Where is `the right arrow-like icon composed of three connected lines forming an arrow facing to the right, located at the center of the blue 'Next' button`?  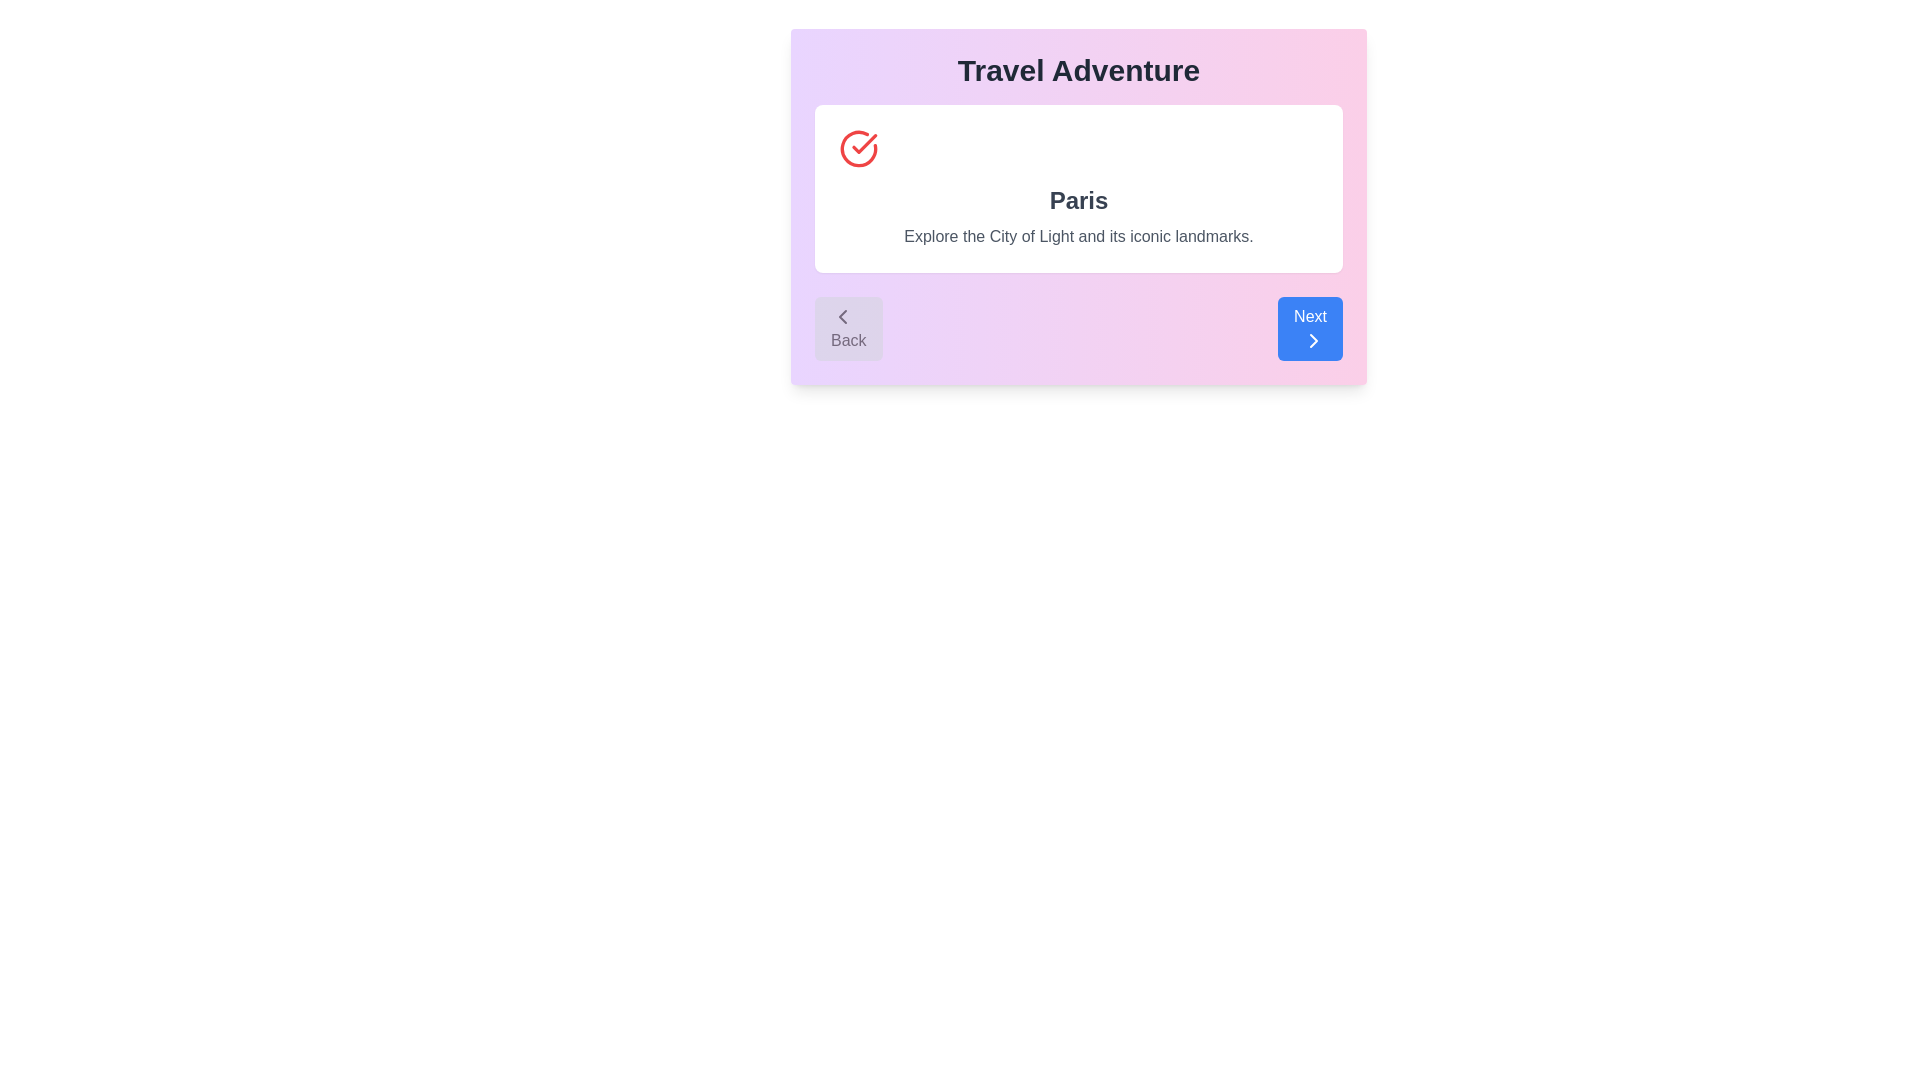 the right arrow-like icon composed of three connected lines forming an arrow facing to the right, located at the center of the blue 'Next' button is located at coordinates (1314, 339).